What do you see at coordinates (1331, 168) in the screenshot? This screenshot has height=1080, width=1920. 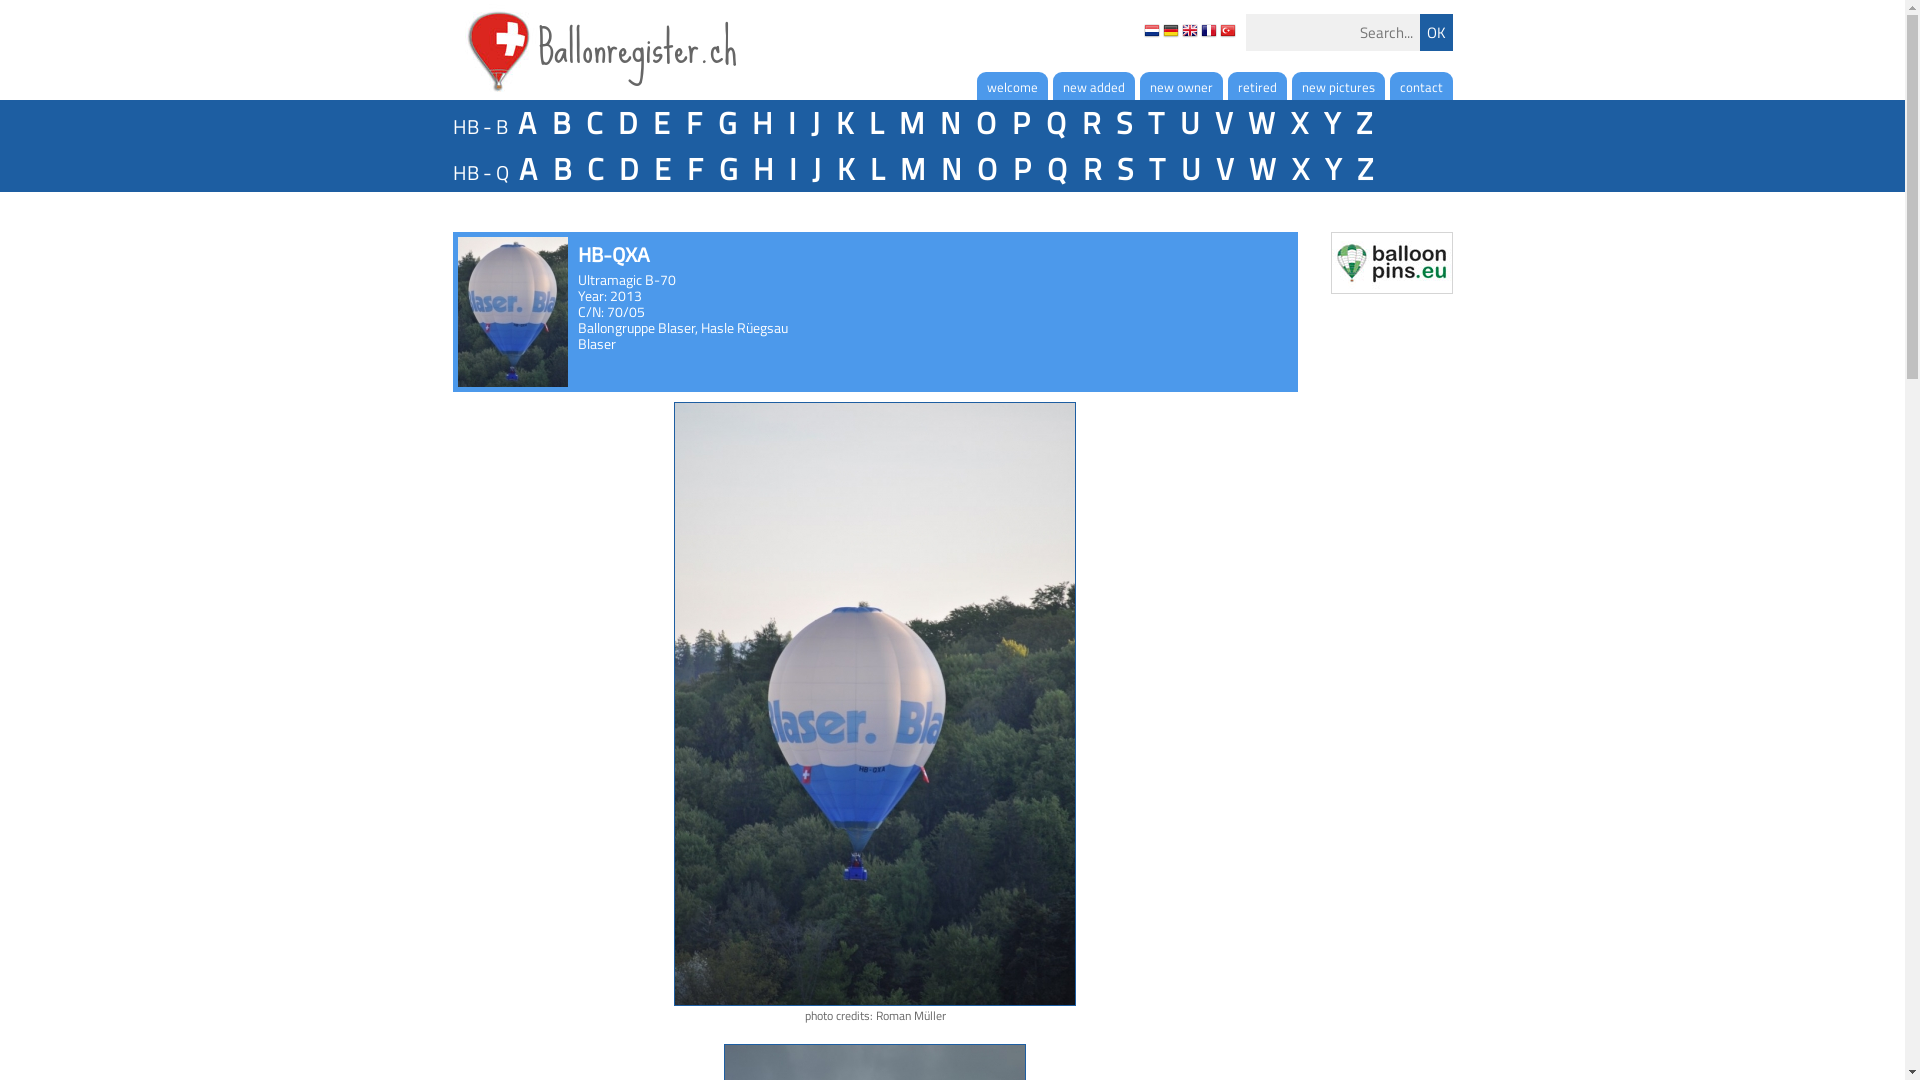 I see `'Y'` at bounding box center [1331, 168].